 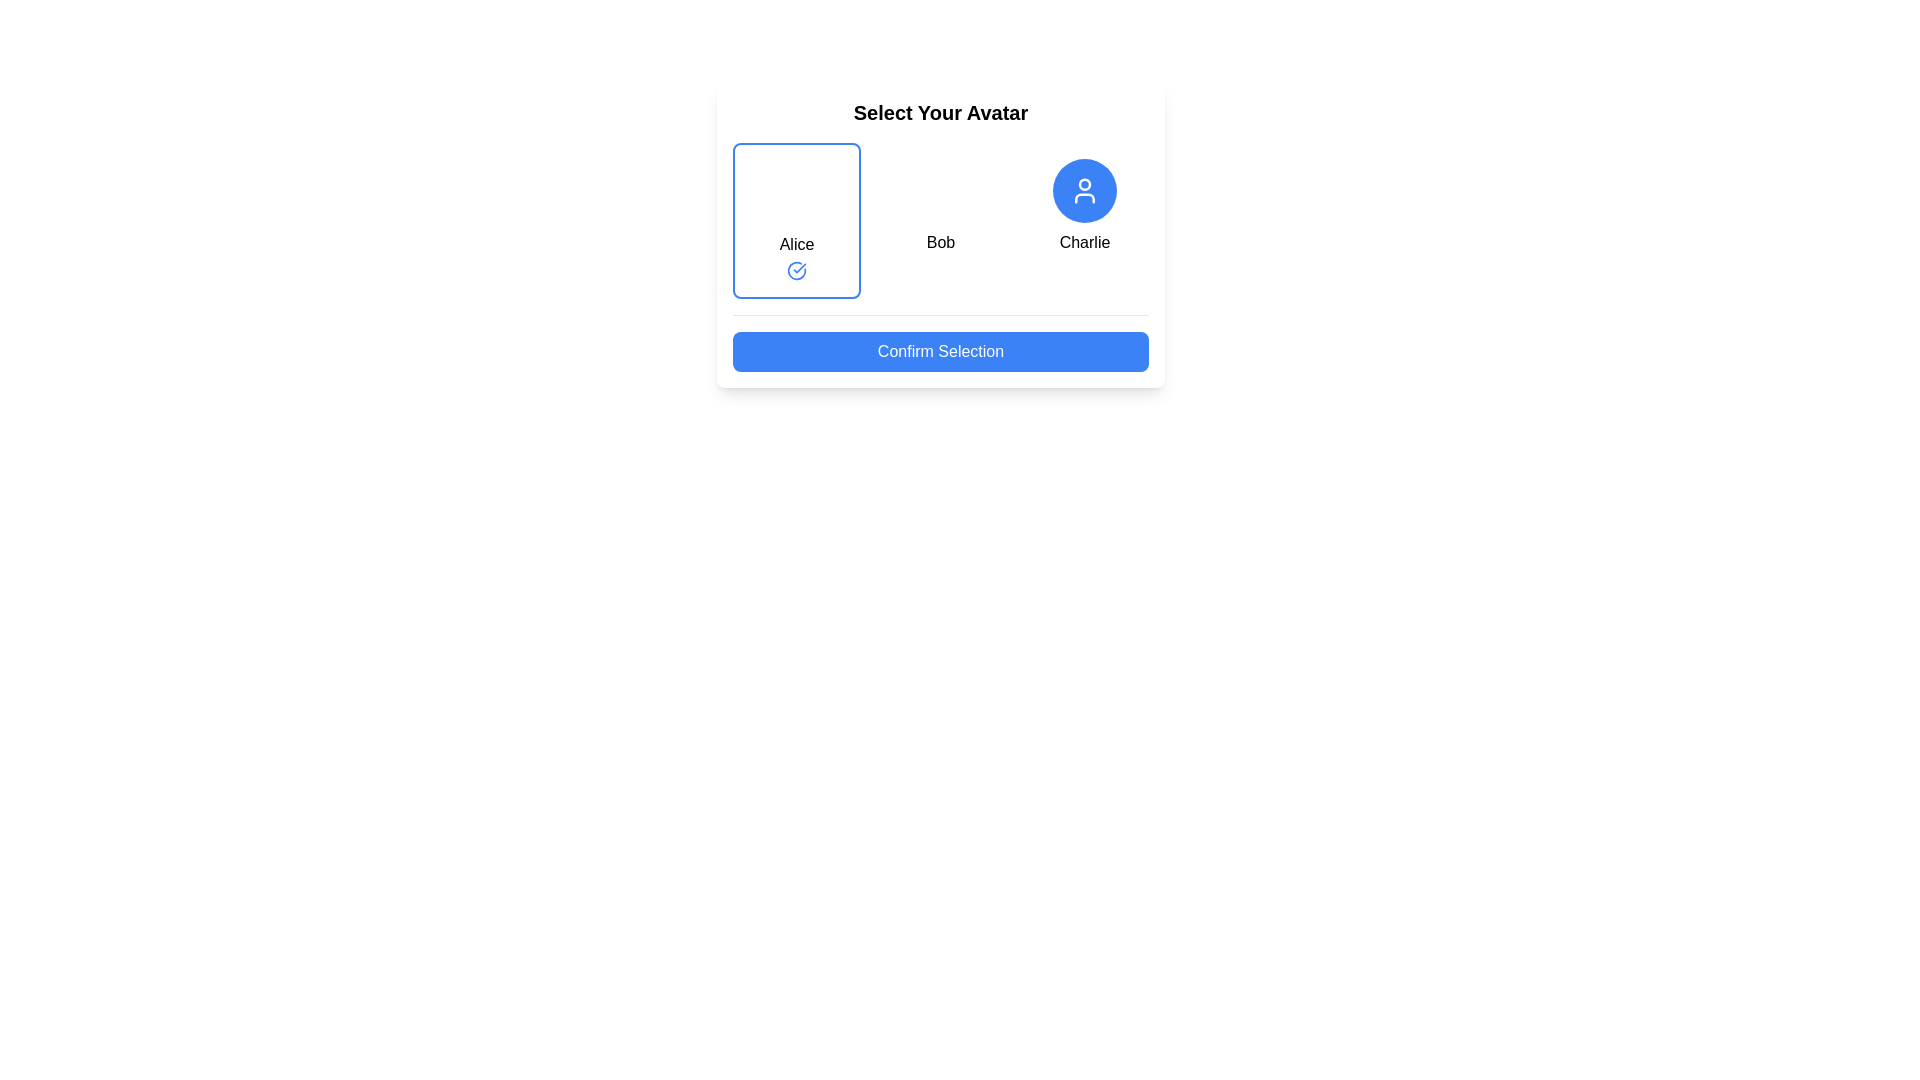 I want to click on the avatar selection button representing 'Charlie', so click(x=1083, y=191).